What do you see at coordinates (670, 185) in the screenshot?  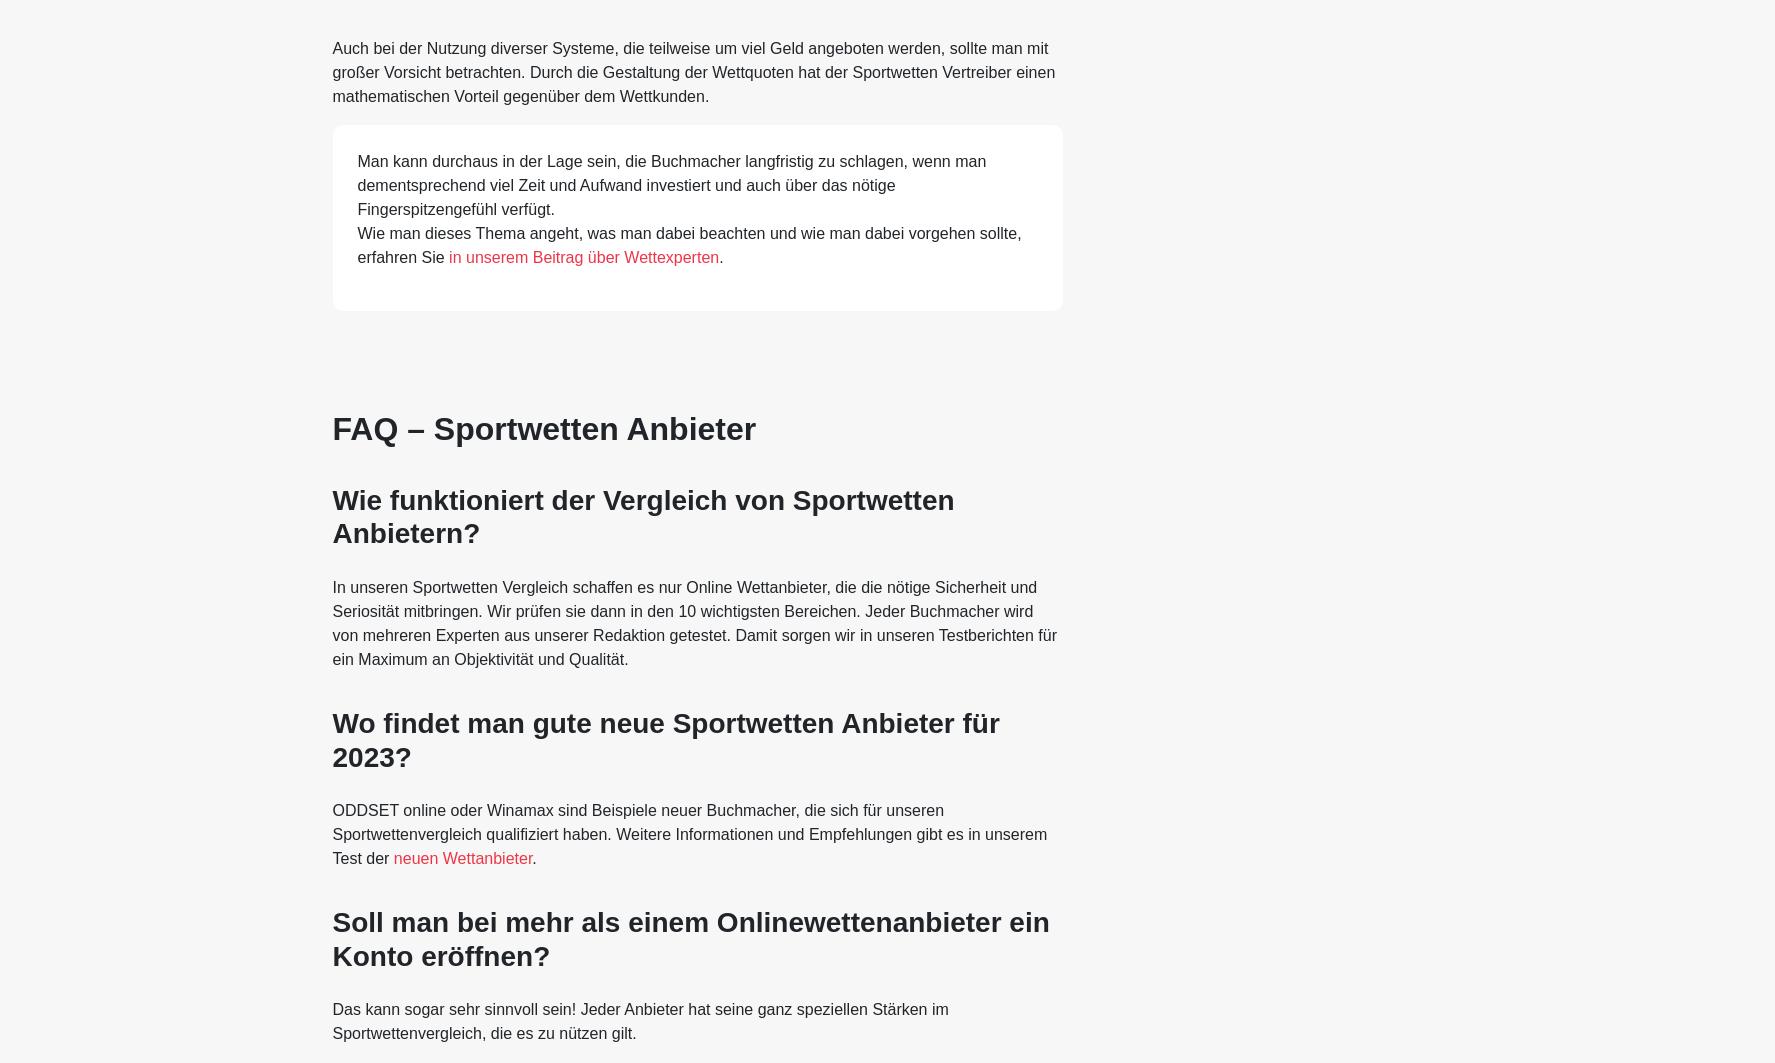 I see `'Man kann durchaus in der Lage sein, die Buchmacher langfristig zu schlagen, wenn man dementsprechend viel Zeit und Aufwand investiert und auch über das nötige Fingerspitzengefühl verfügt.'` at bounding box center [670, 185].